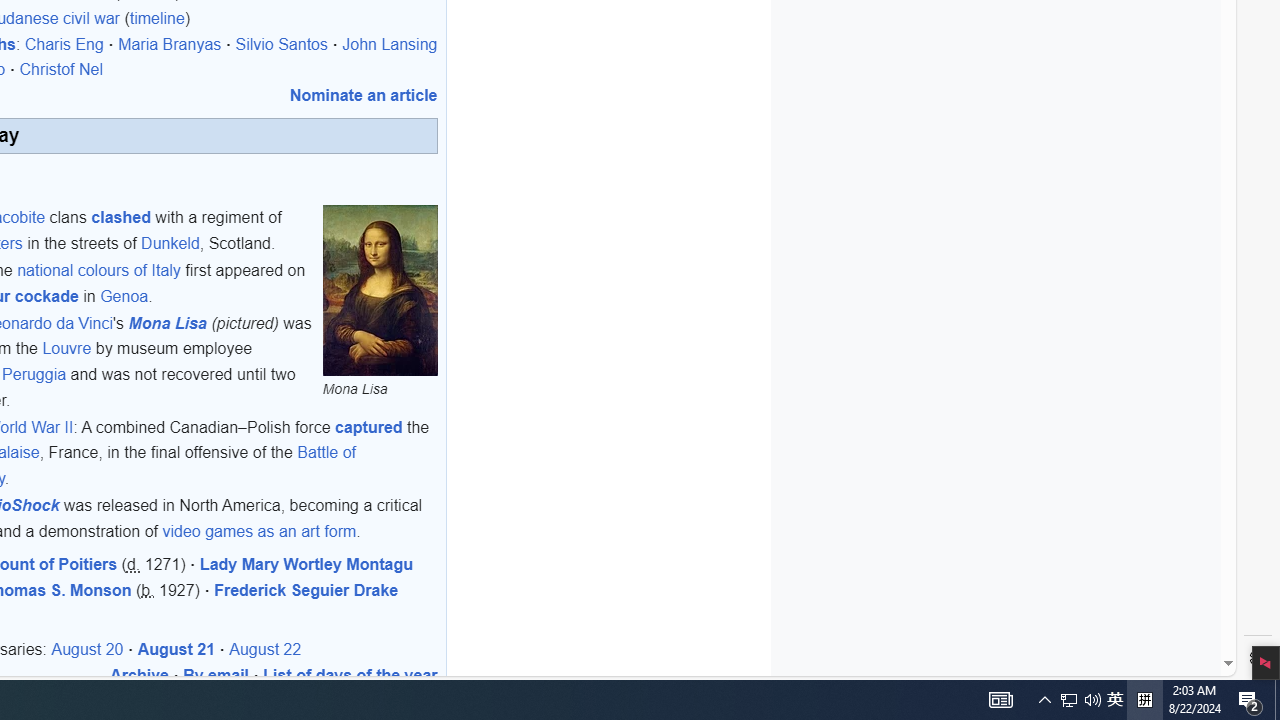 The height and width of the screenshot is (720, 1280). I want to click on 'Mona Lisa', so click(167, 321).